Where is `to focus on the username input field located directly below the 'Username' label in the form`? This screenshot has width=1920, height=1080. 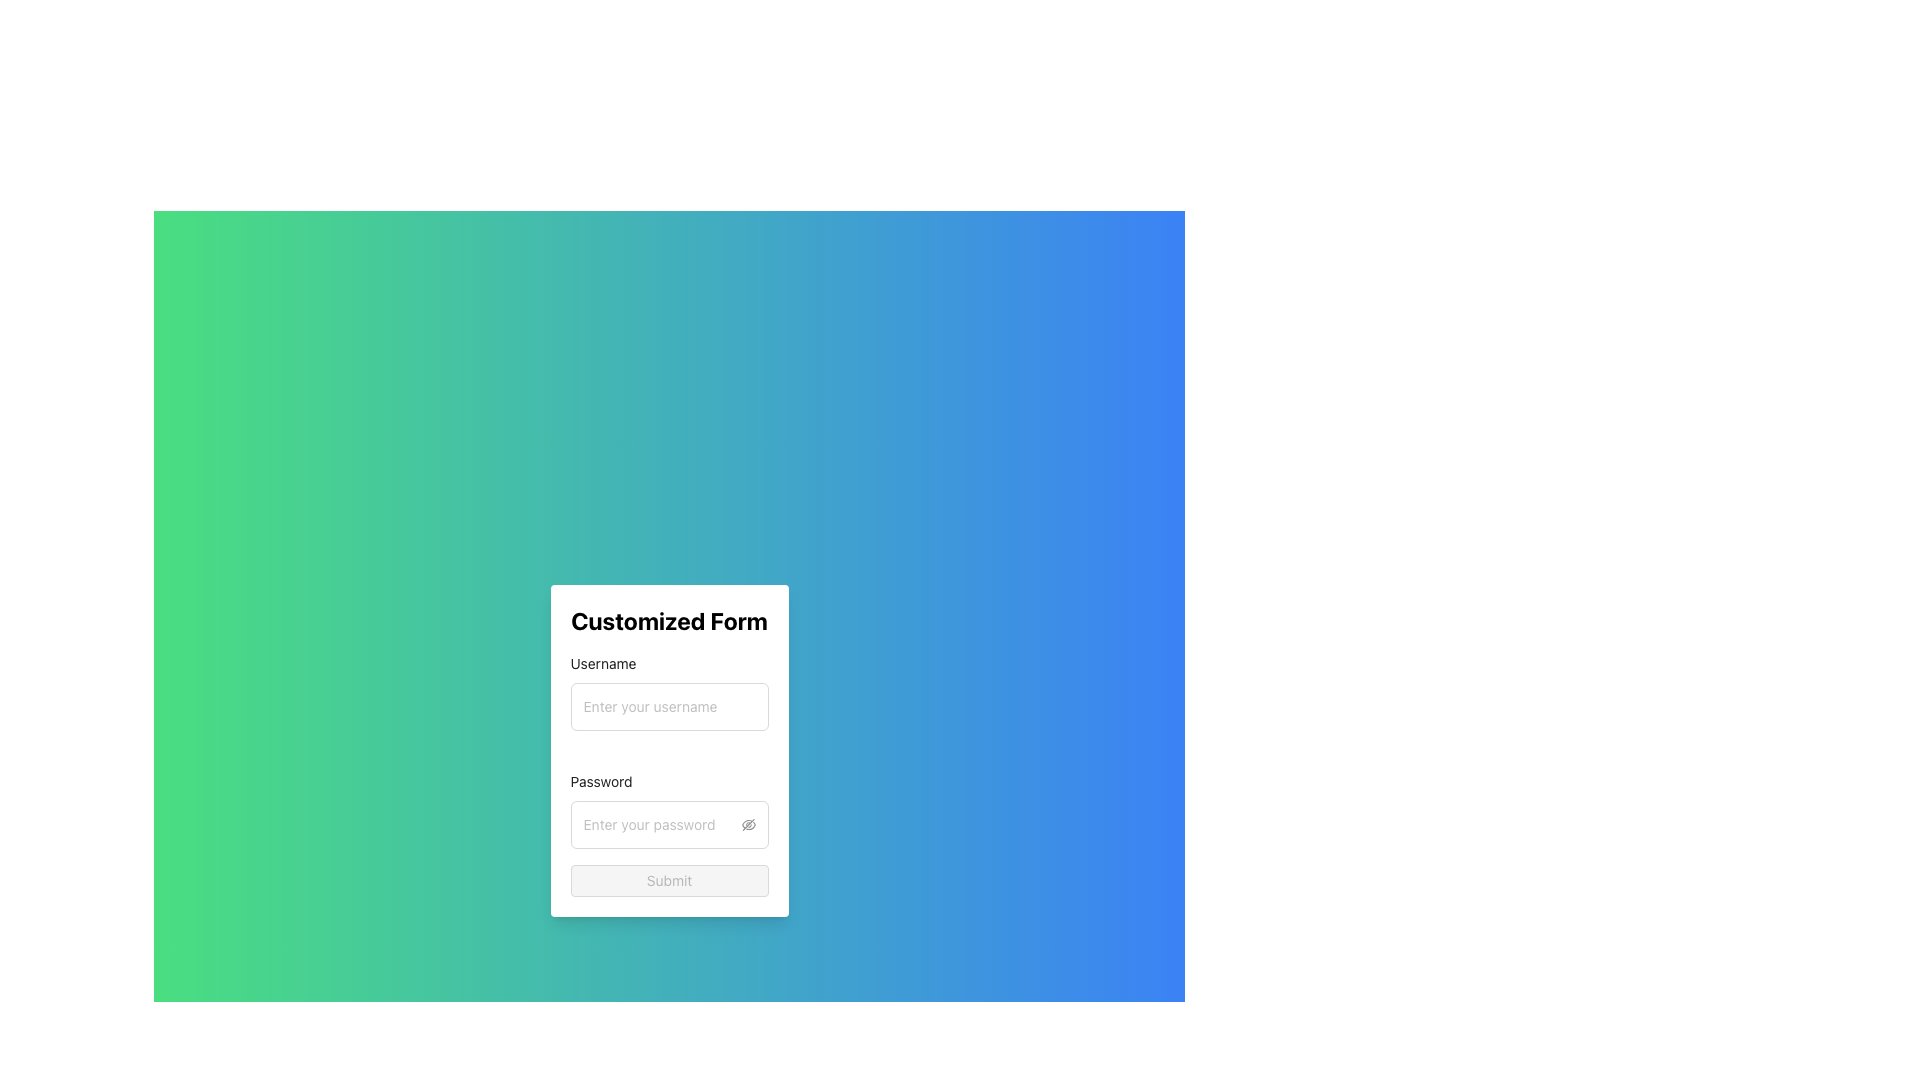
to focus on the username input field located directly below the 'Username' label in the form is located at coordinates (669, 705).